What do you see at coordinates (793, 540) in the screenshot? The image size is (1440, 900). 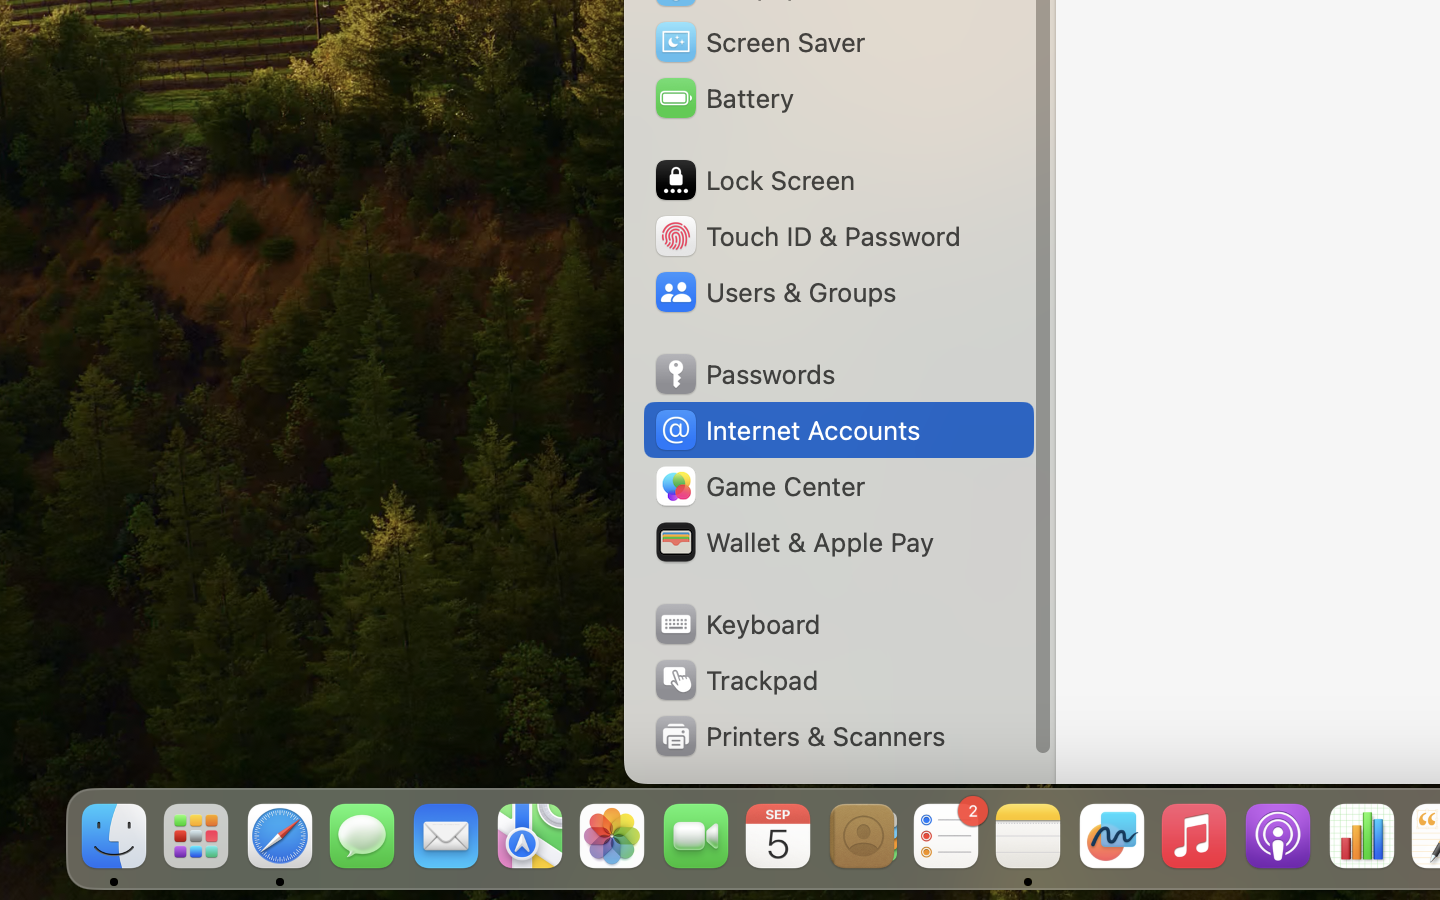 I see `'Wallet & Apple Pay'` at bounding box center [793, 540].